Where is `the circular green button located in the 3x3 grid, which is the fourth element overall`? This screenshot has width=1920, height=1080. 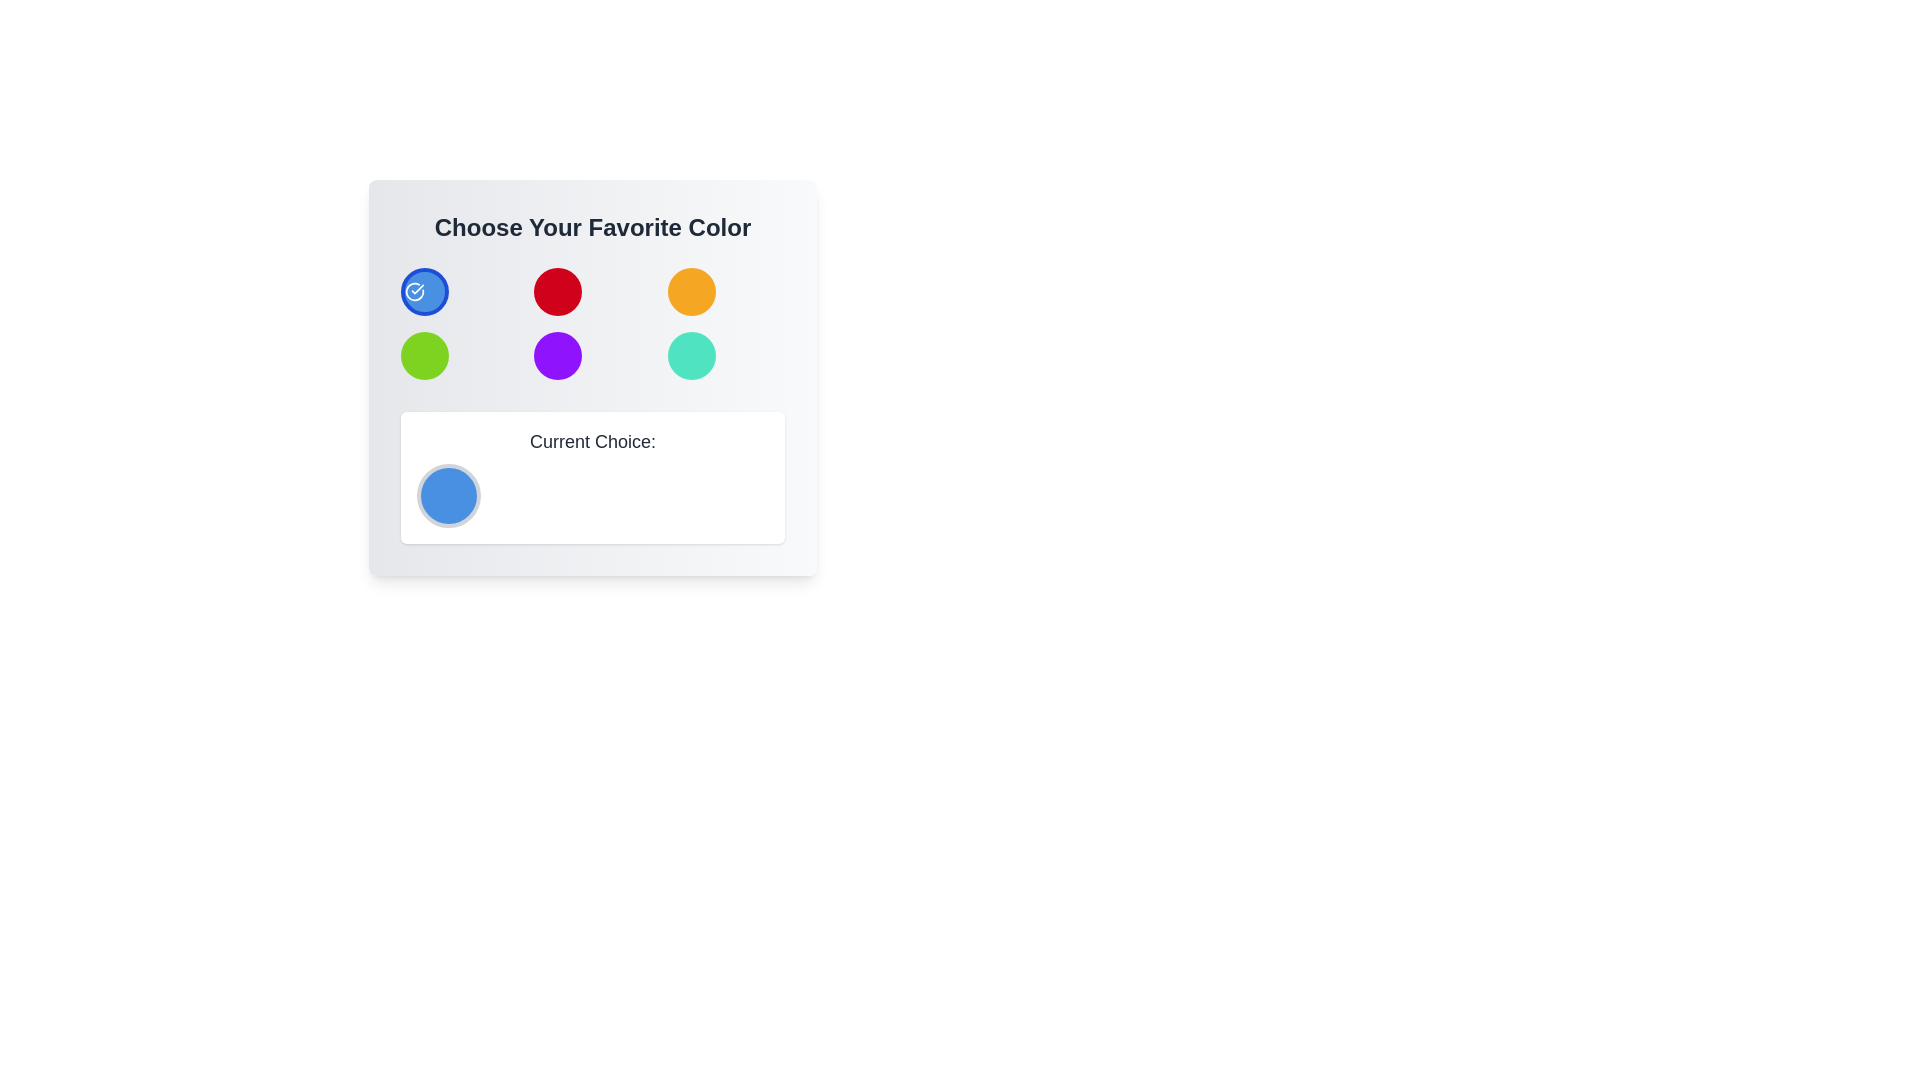
the circular green button located in the 3x3 grid, which is the fourth element overall is located at coordinates (424, 354).